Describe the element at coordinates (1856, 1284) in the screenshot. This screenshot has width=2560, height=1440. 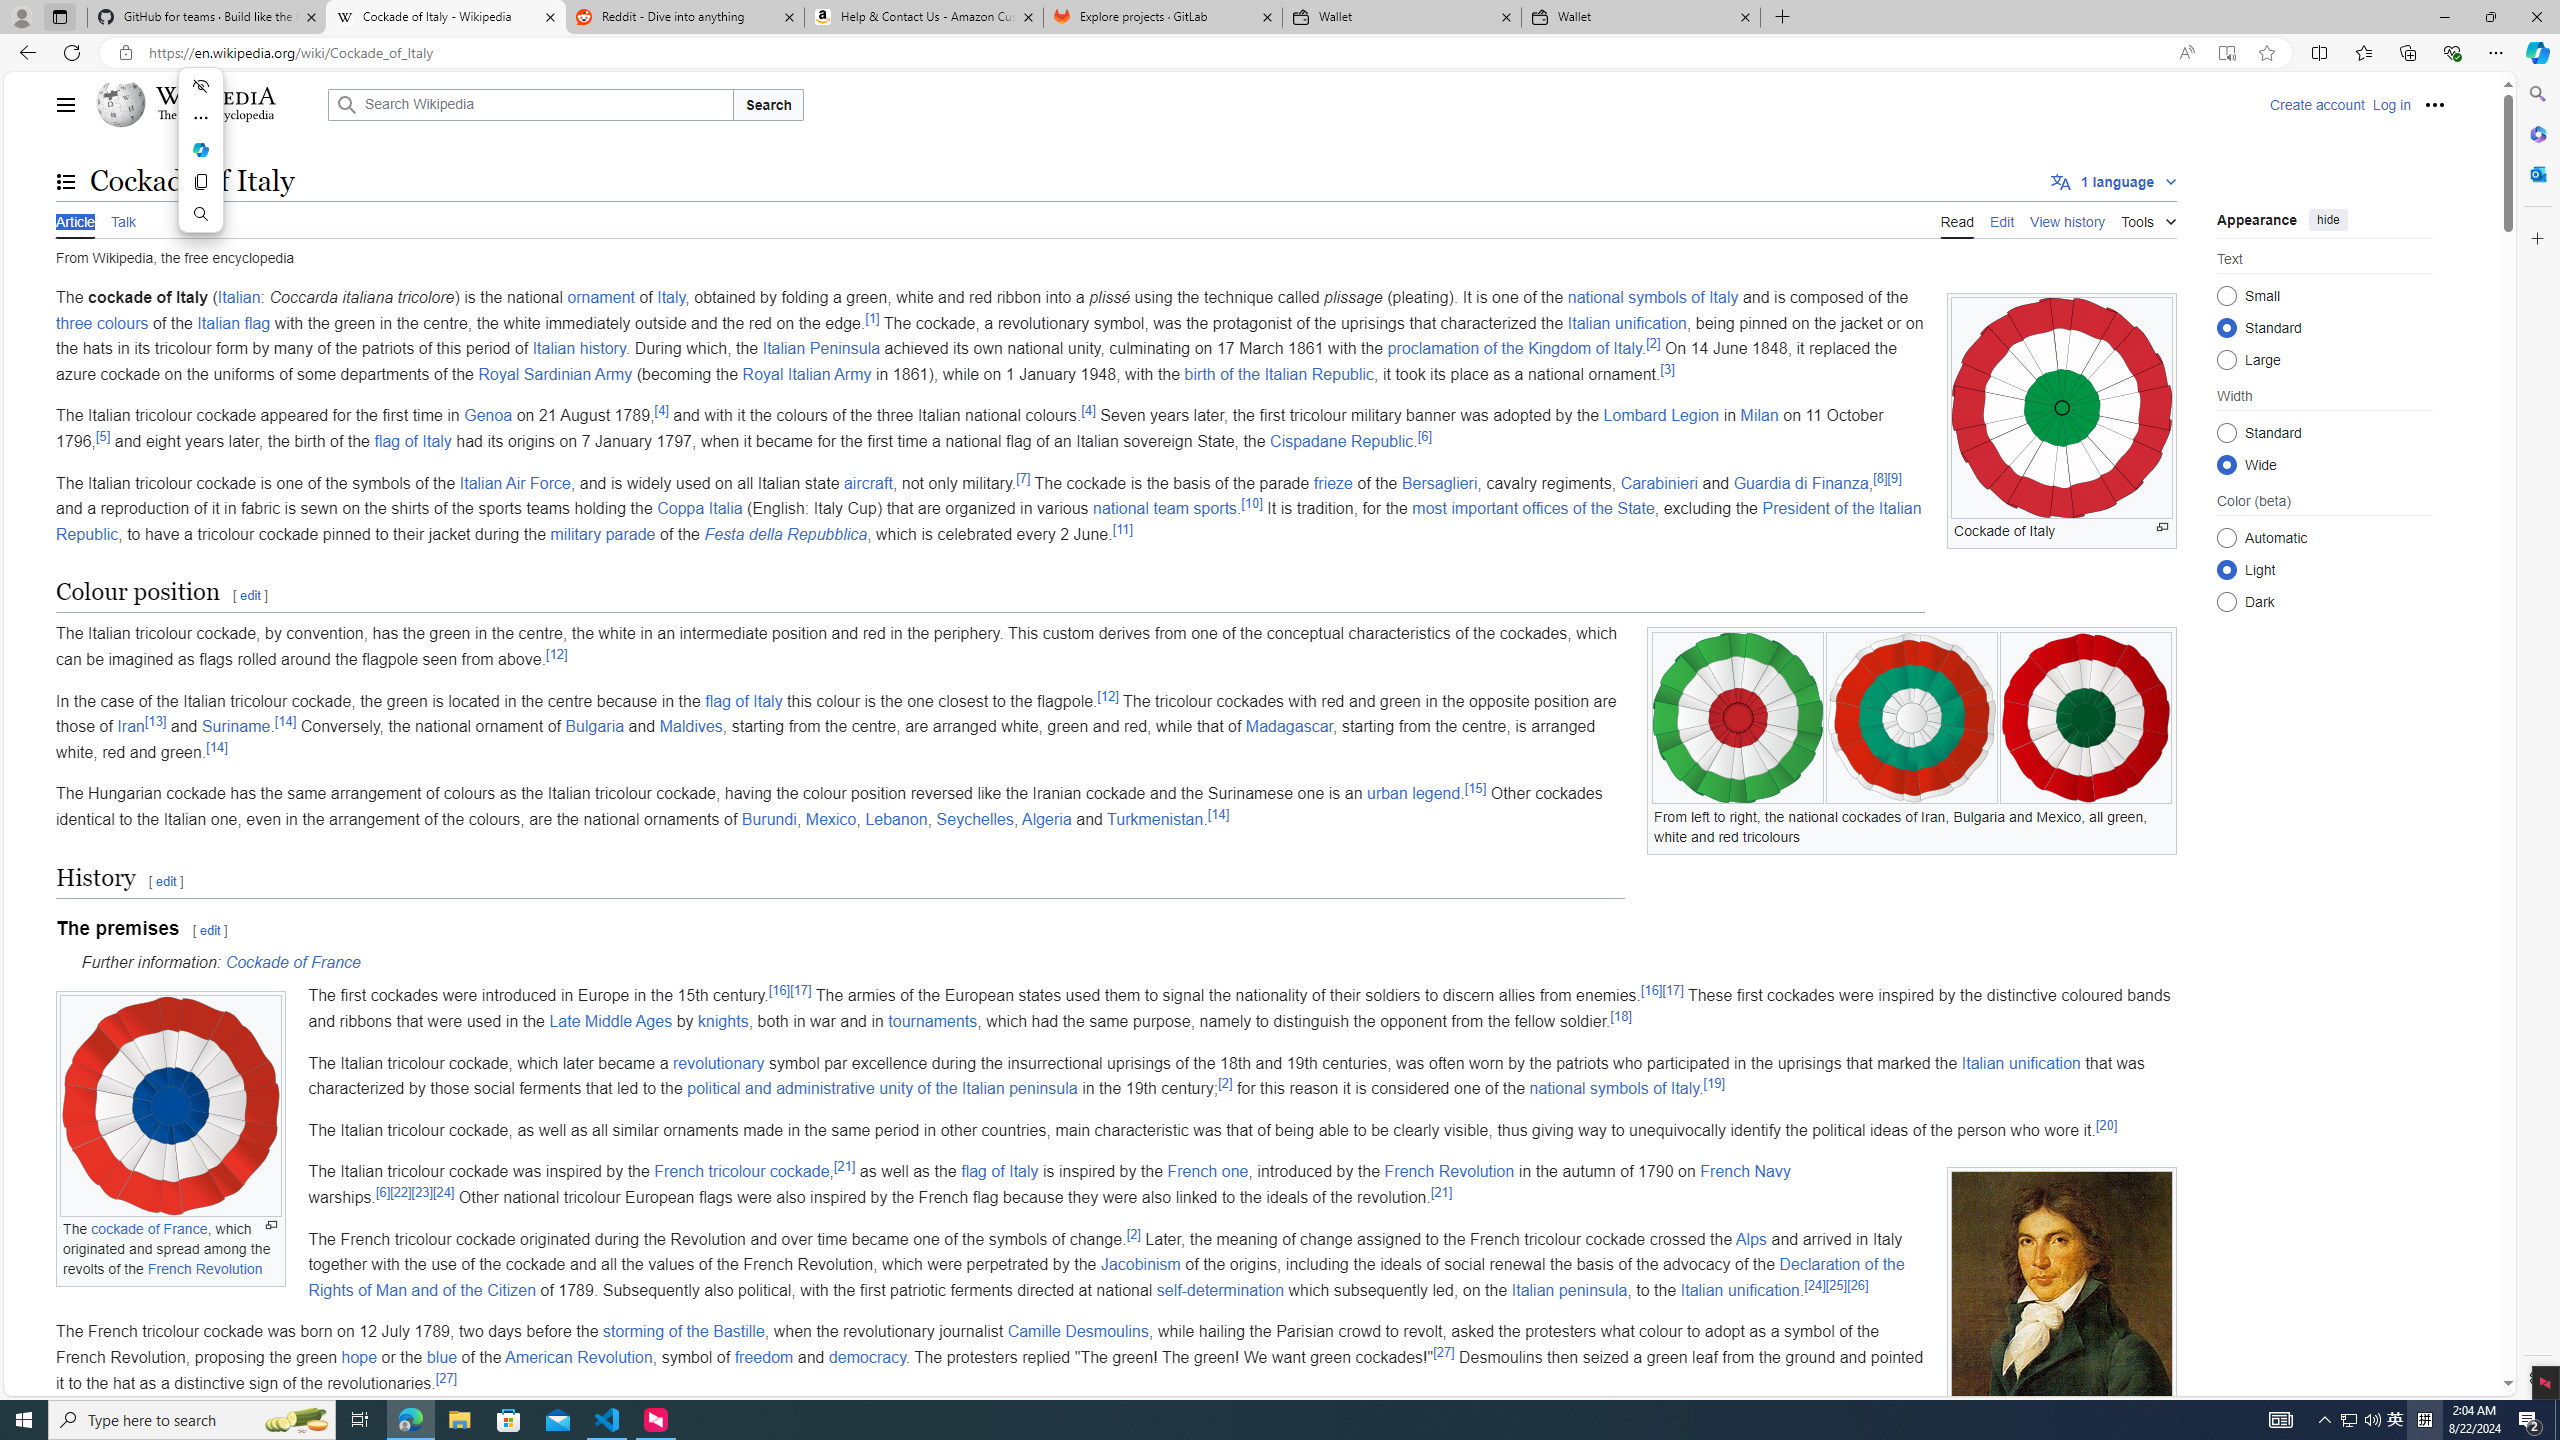
I see `'[26]'` at that location.